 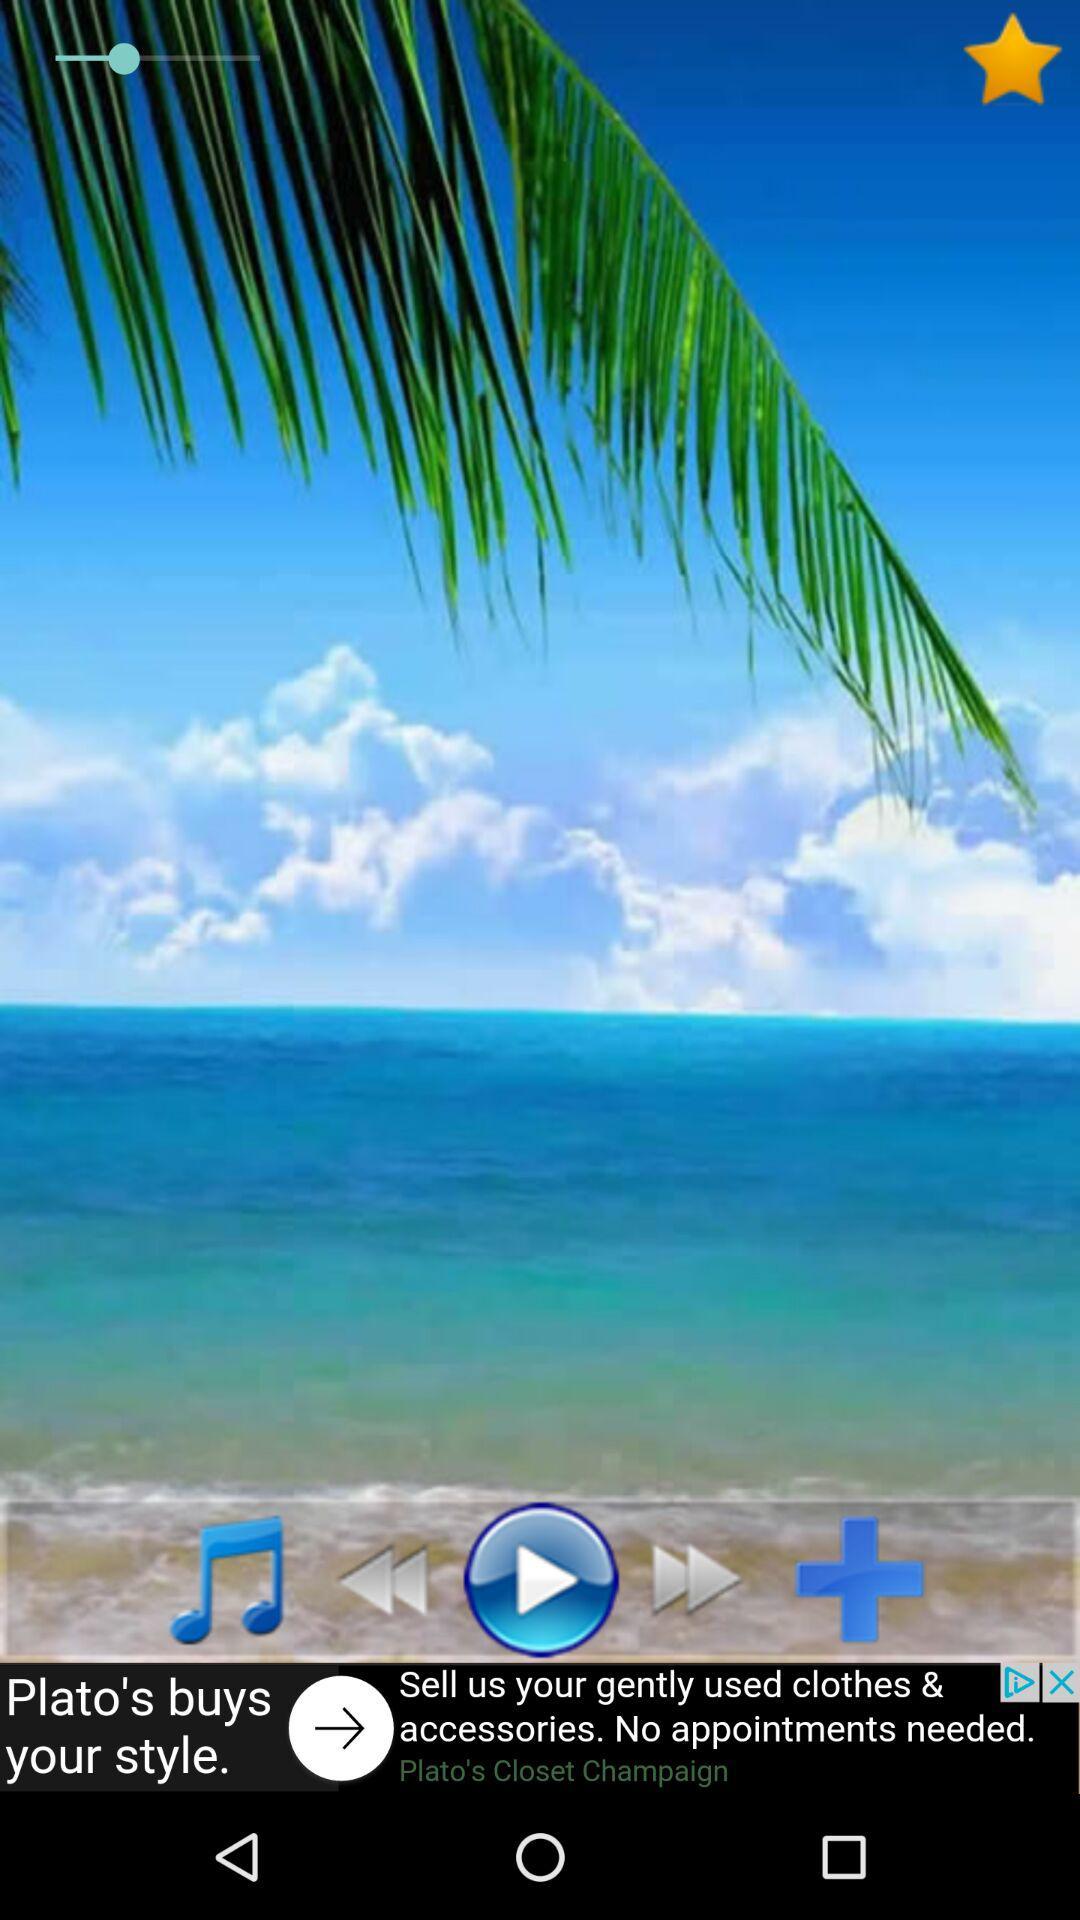 I want to click on click the backward option, so click(x=371, y=1577).